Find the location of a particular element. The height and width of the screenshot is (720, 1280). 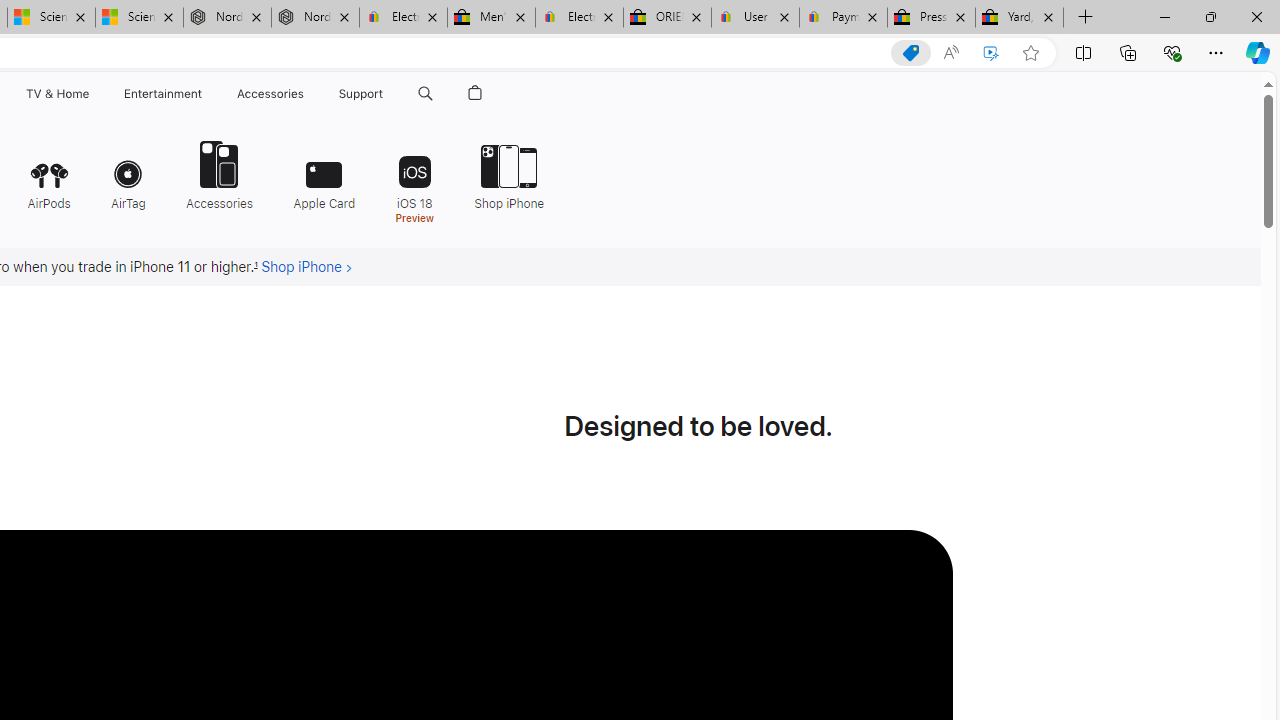

'Support' is located at coordinates (361, 93).